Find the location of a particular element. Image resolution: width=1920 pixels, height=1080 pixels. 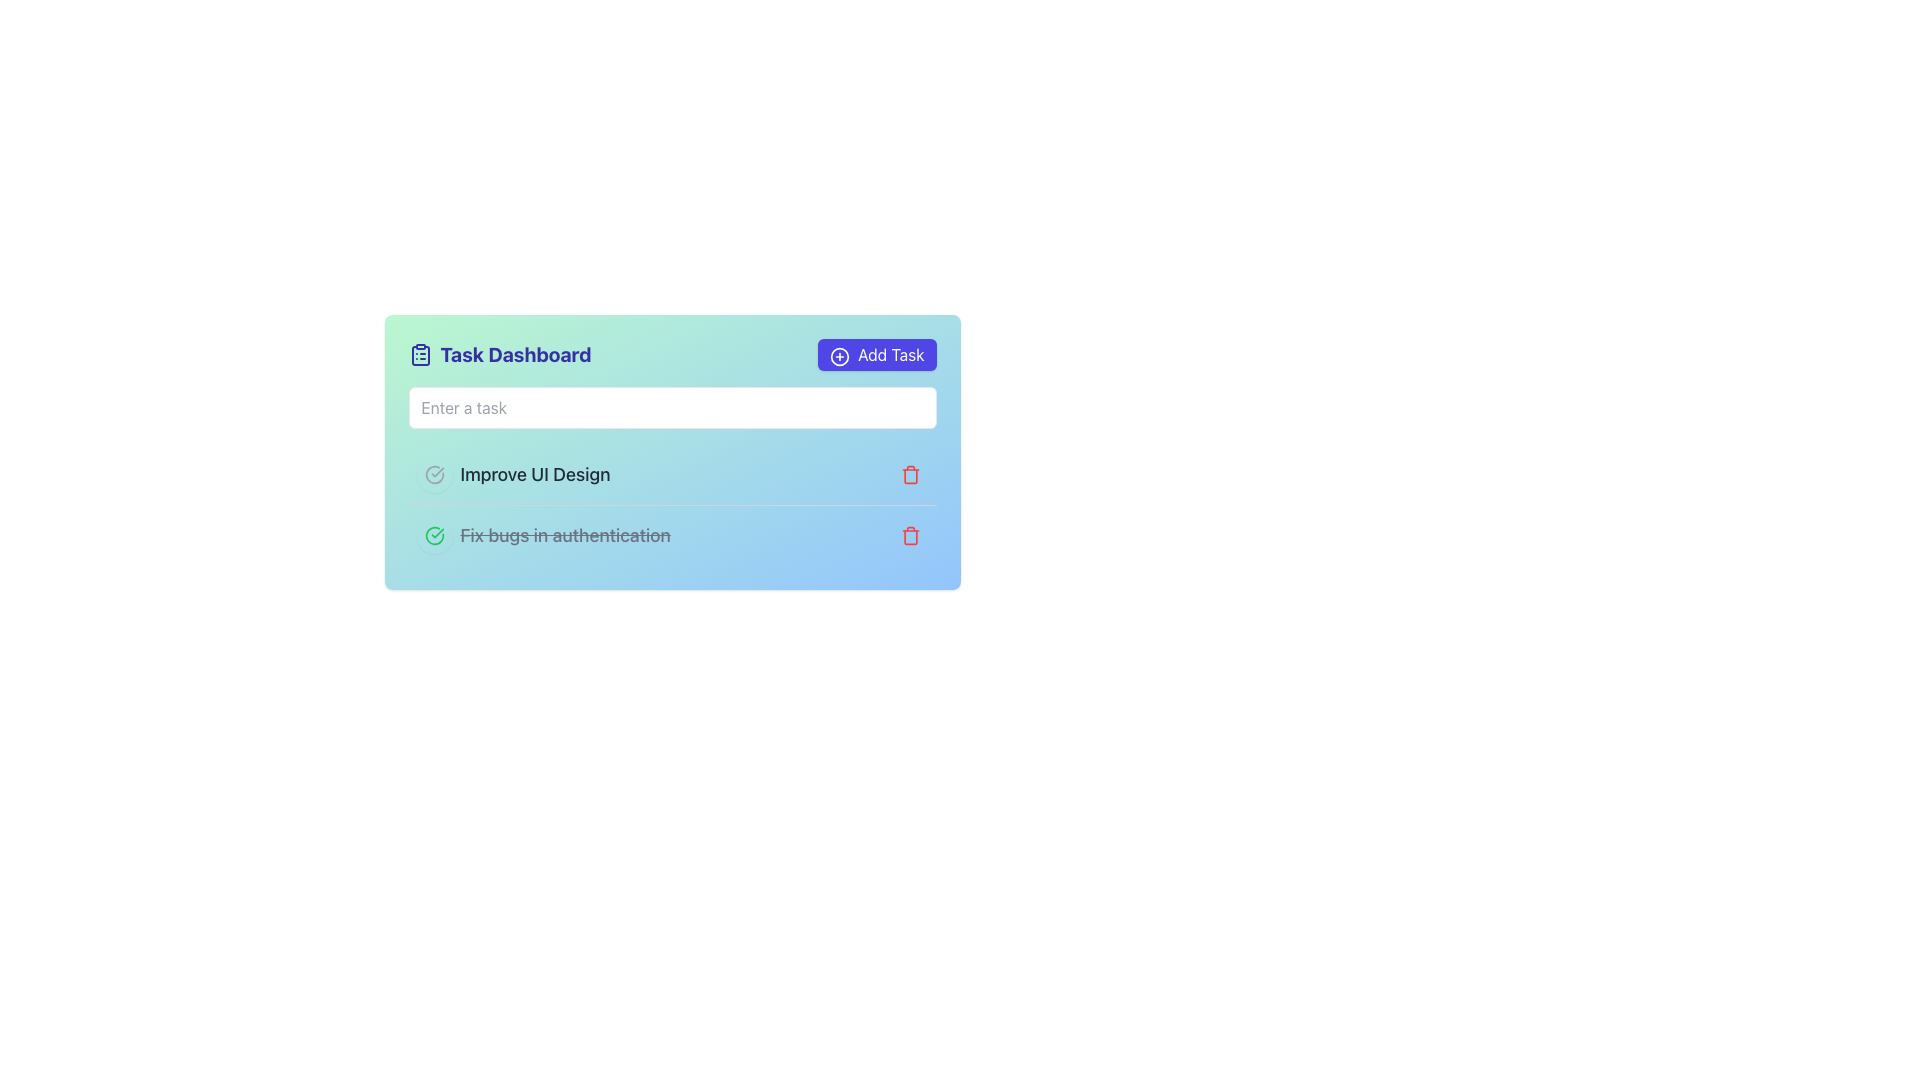

the text label displaying 'Fix bugs in authentication' is located at coordinates (543, 535).